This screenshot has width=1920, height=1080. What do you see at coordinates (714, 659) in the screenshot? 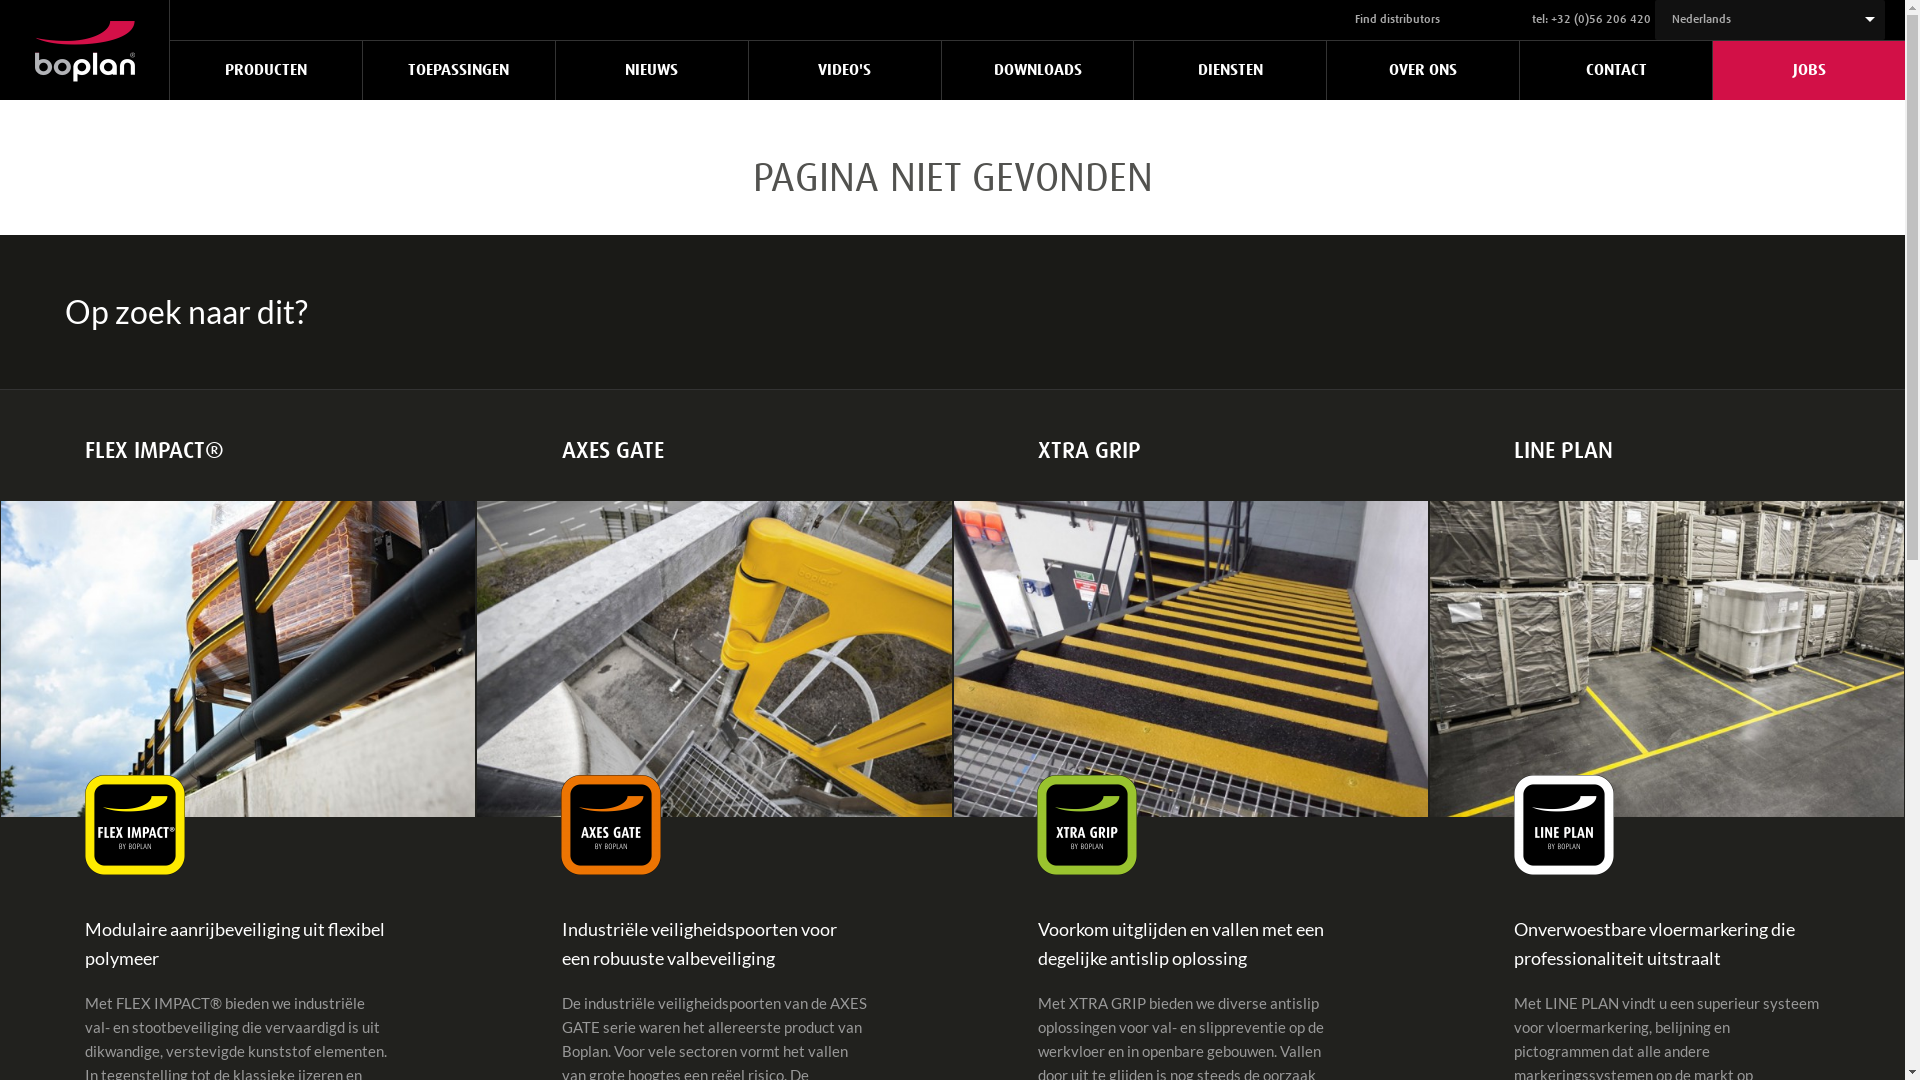
I see `'Boplan Double Axes Gate'` at bounding box center [714, 659].